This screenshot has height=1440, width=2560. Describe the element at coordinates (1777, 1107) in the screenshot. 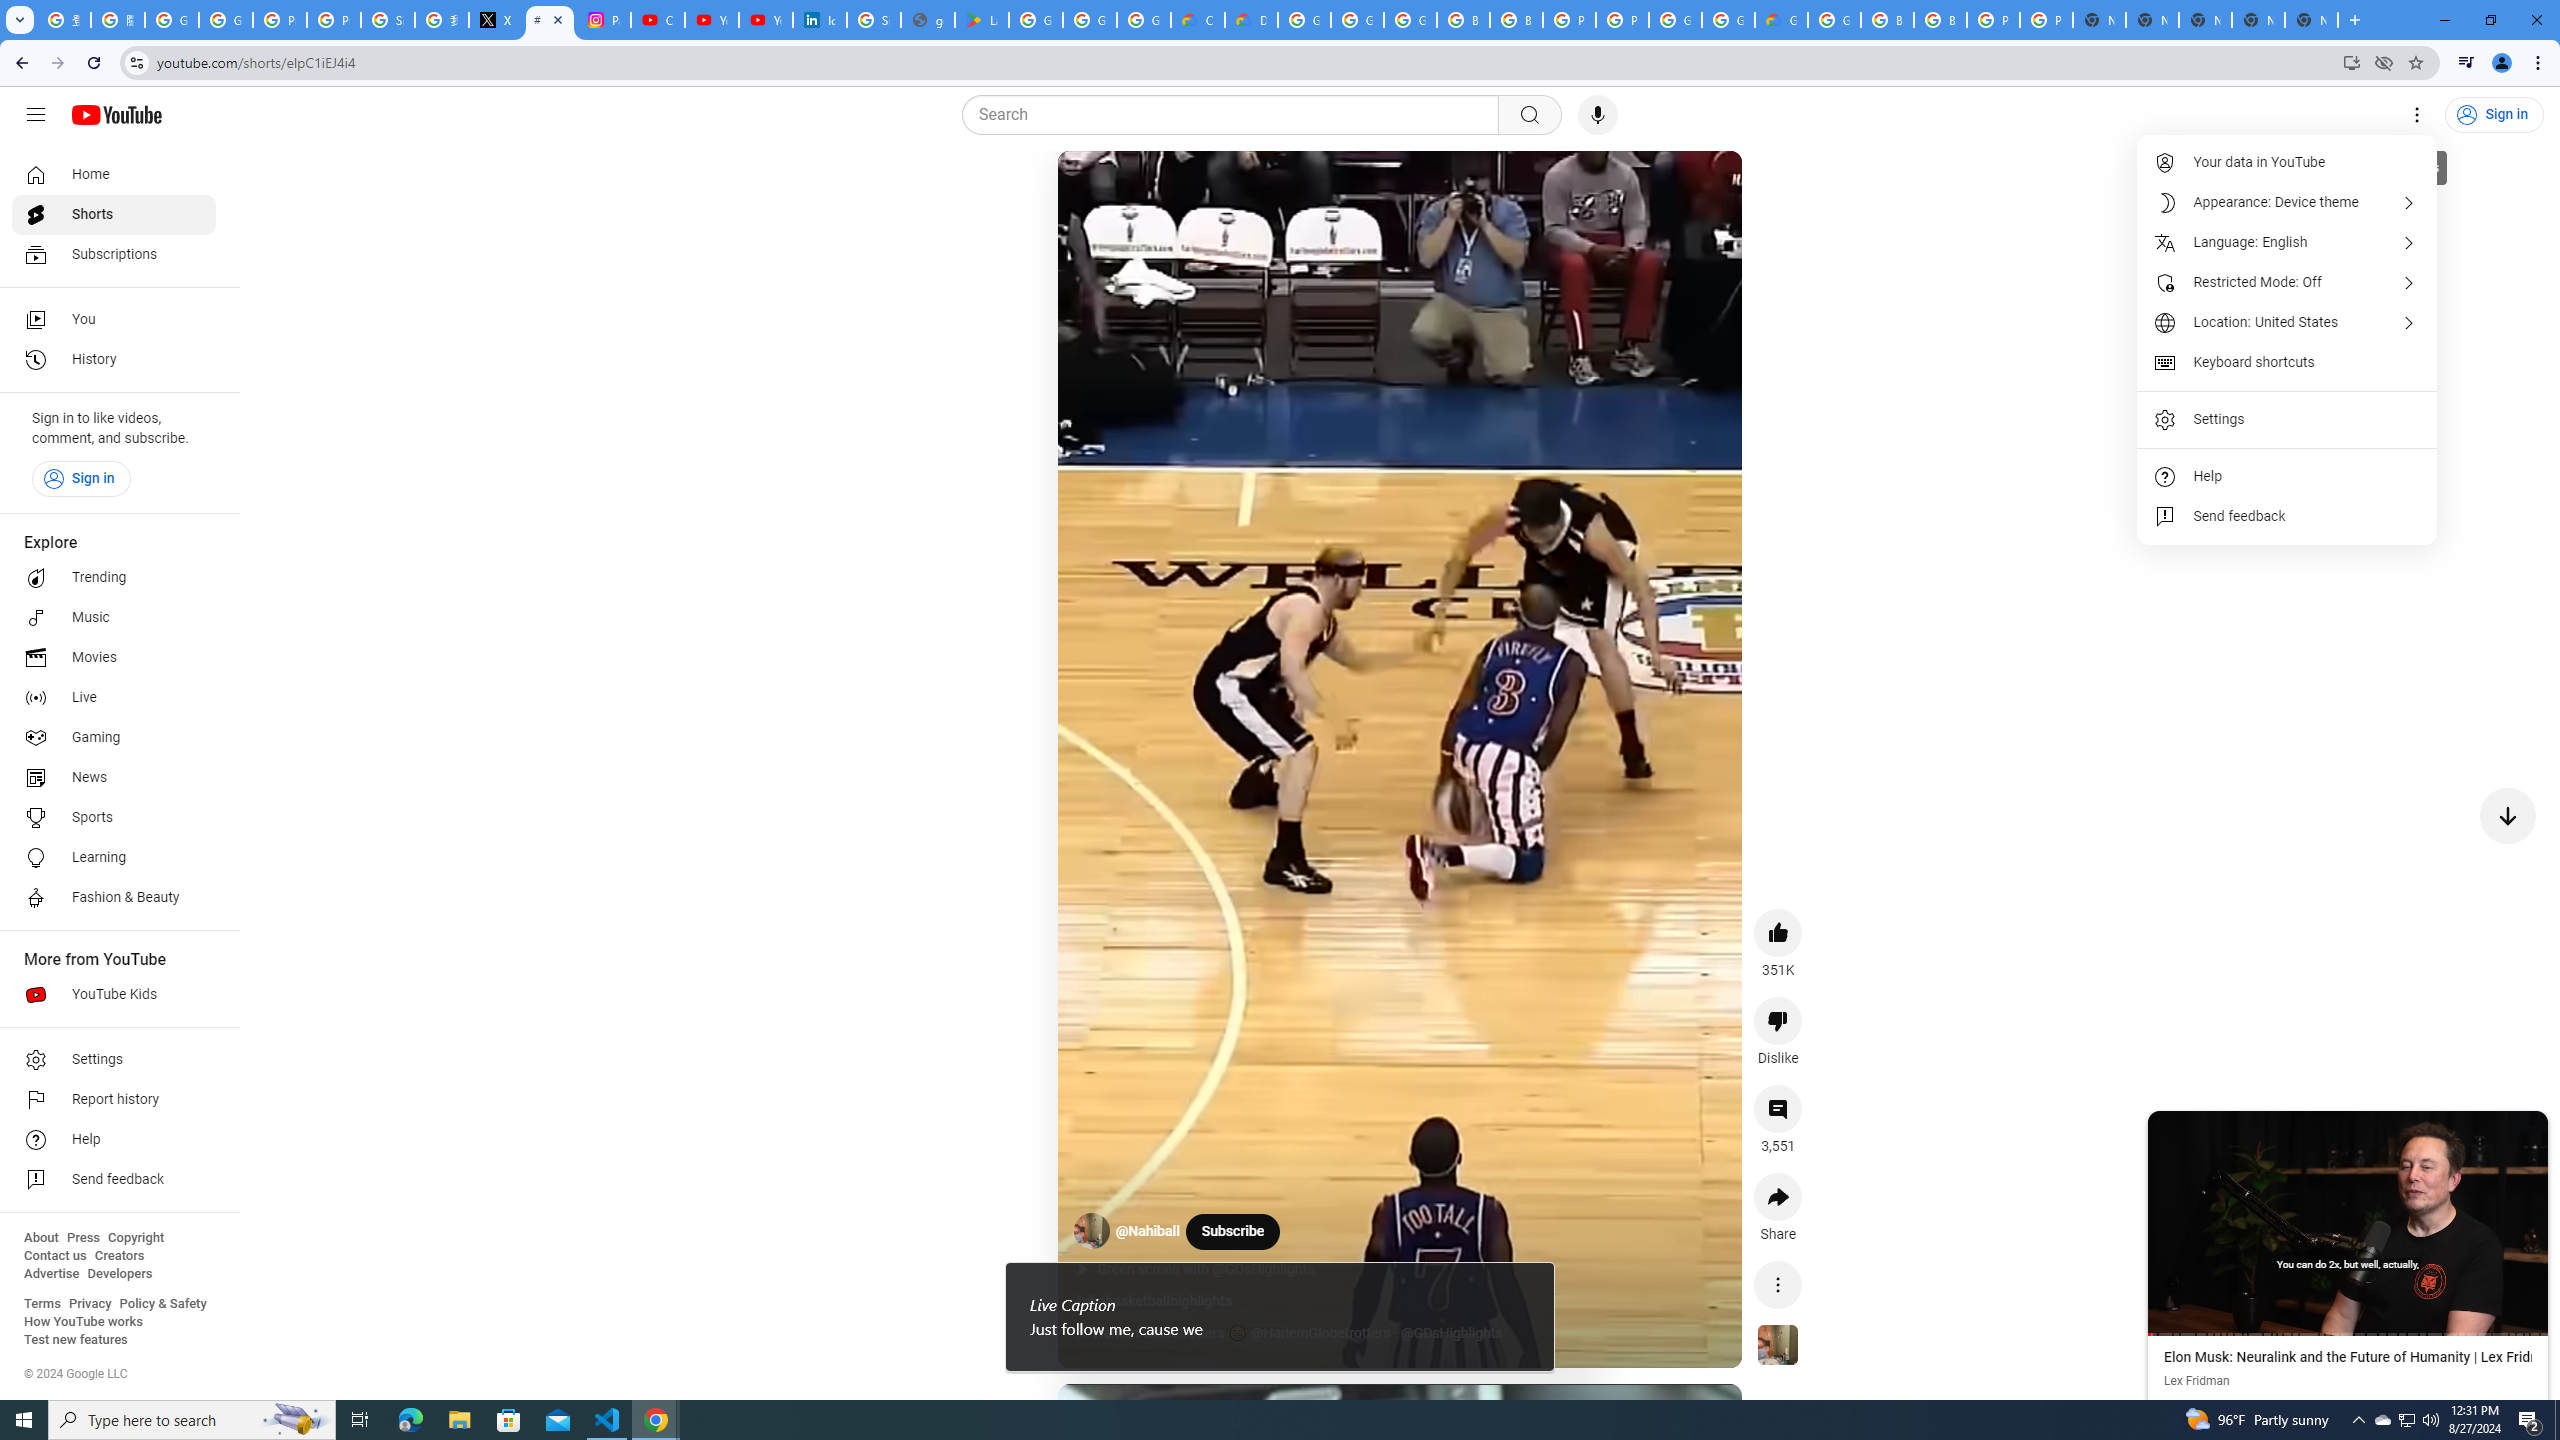

I see `'View 3,551 comments'` at that location.